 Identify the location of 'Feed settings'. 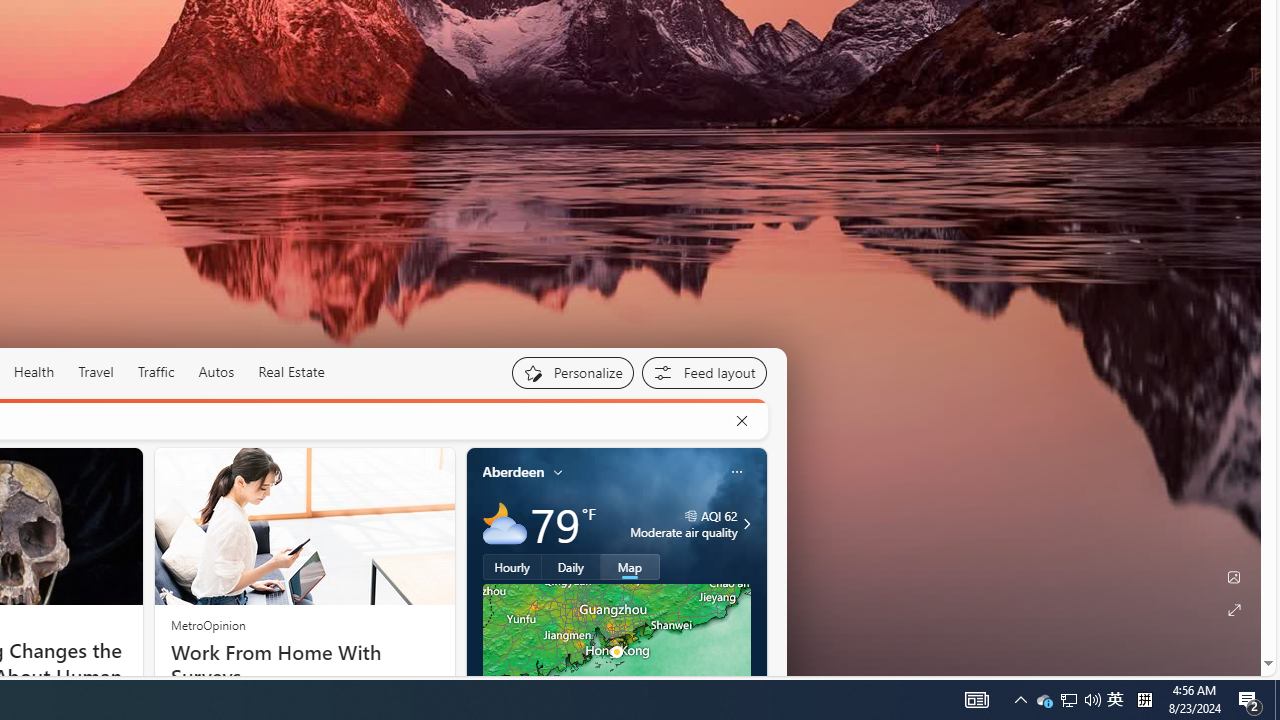
(704, 372).